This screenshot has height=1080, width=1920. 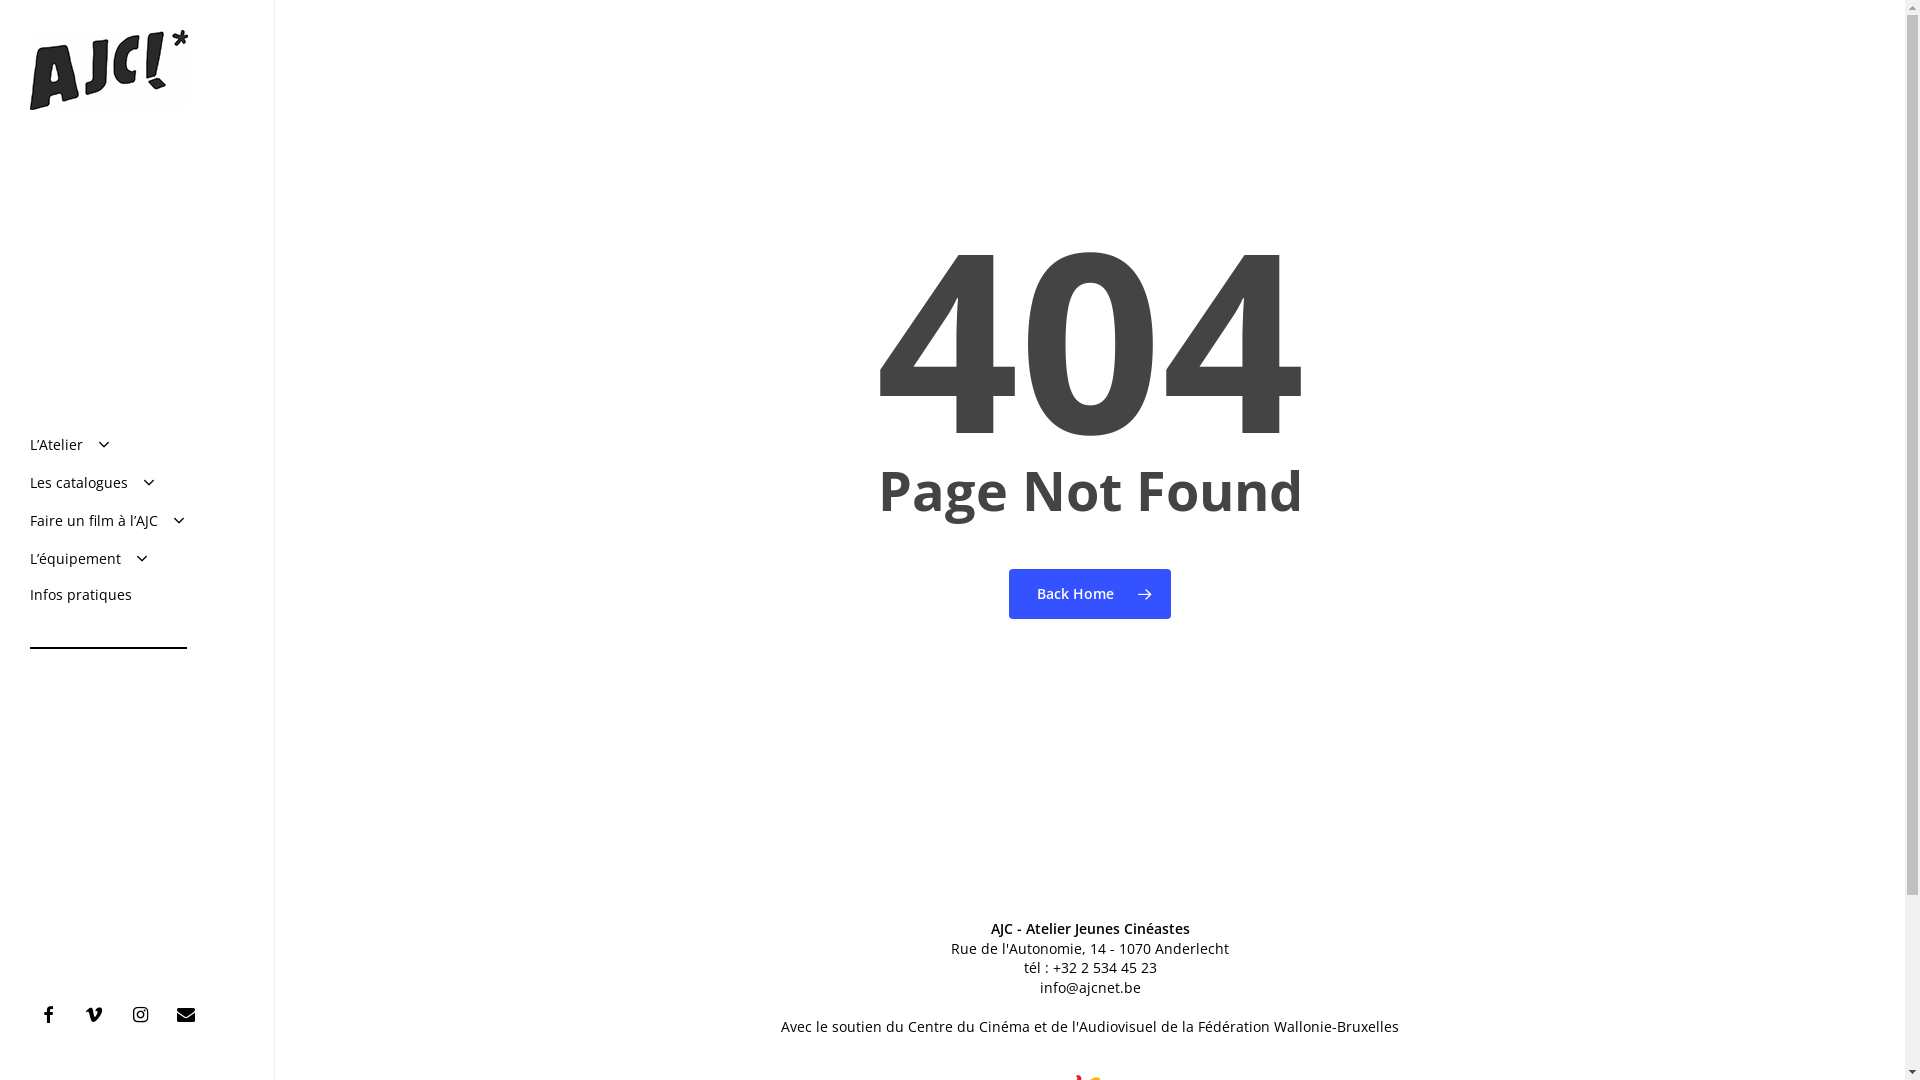 I want to click on 'Back Home', so click(x=1088, y=592).